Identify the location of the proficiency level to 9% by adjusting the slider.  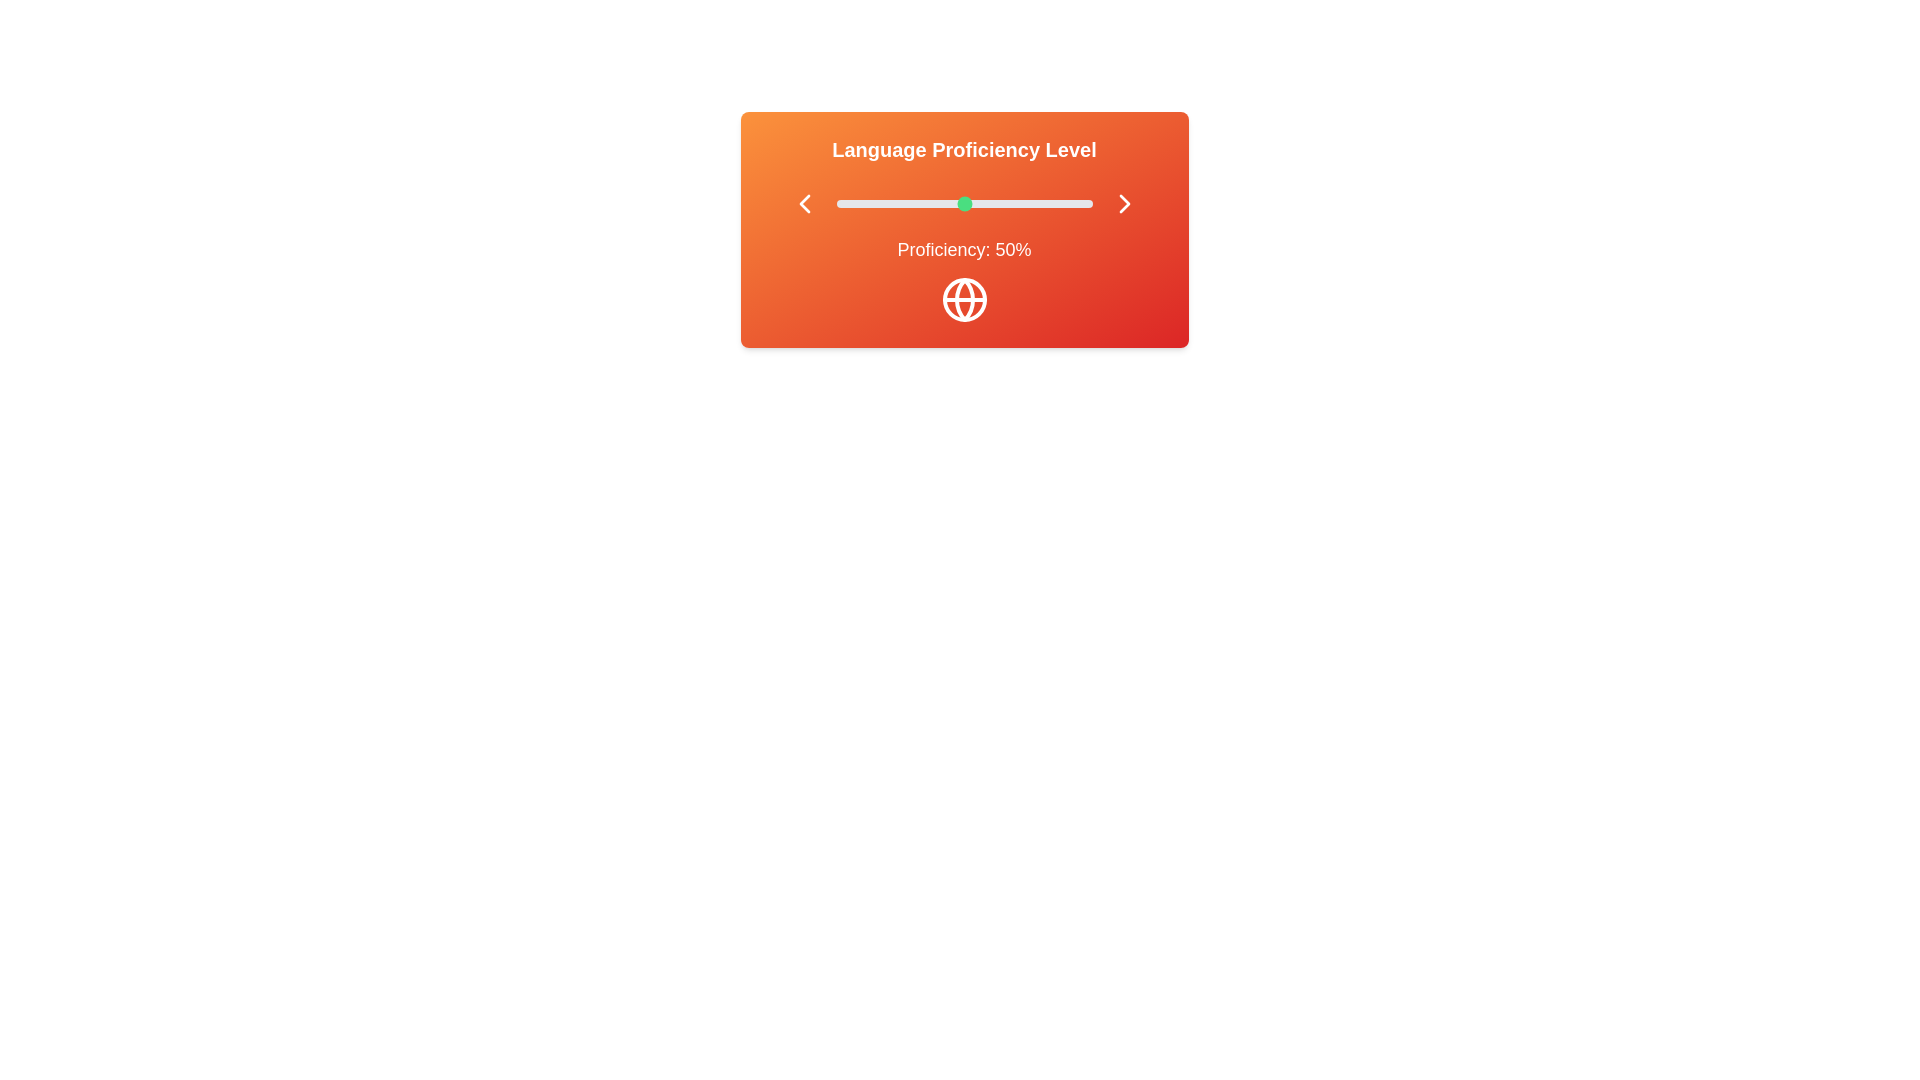
(859, 204).